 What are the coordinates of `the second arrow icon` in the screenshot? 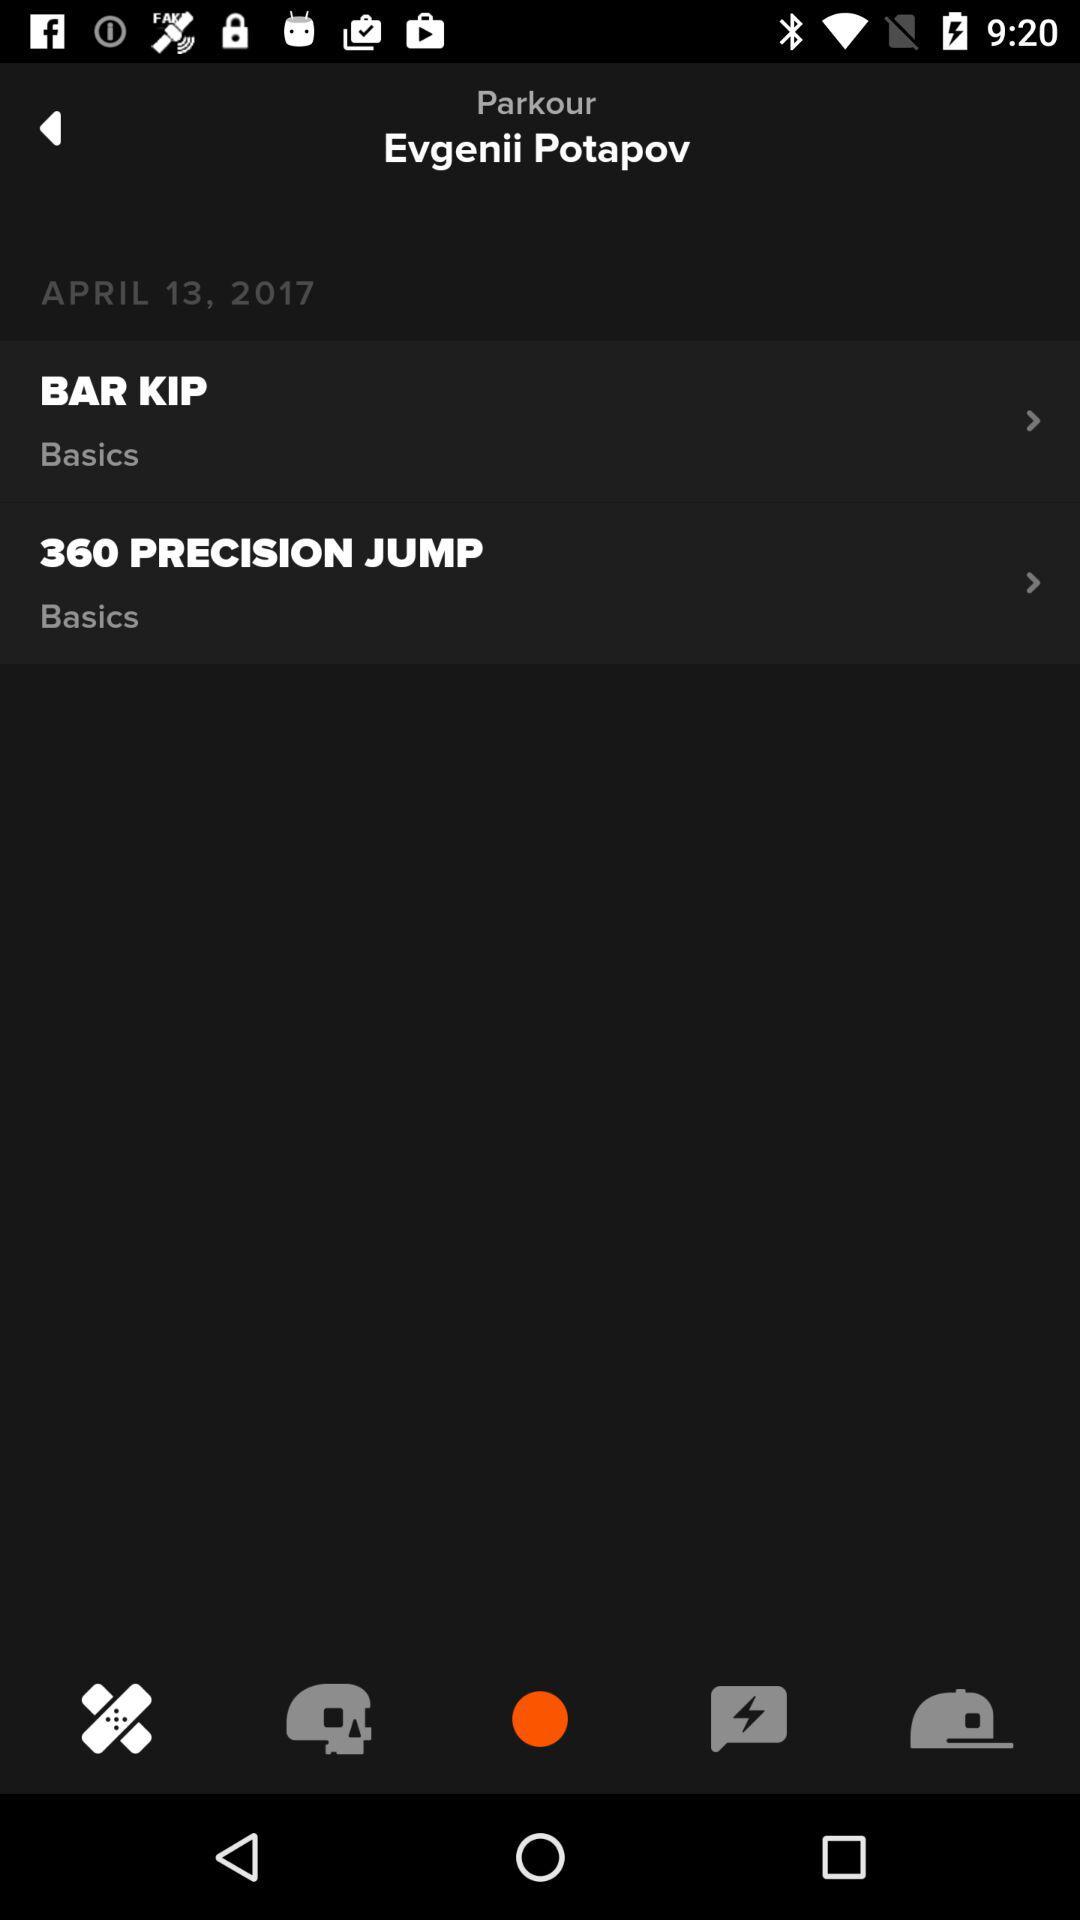 It's located at (1033, 581).